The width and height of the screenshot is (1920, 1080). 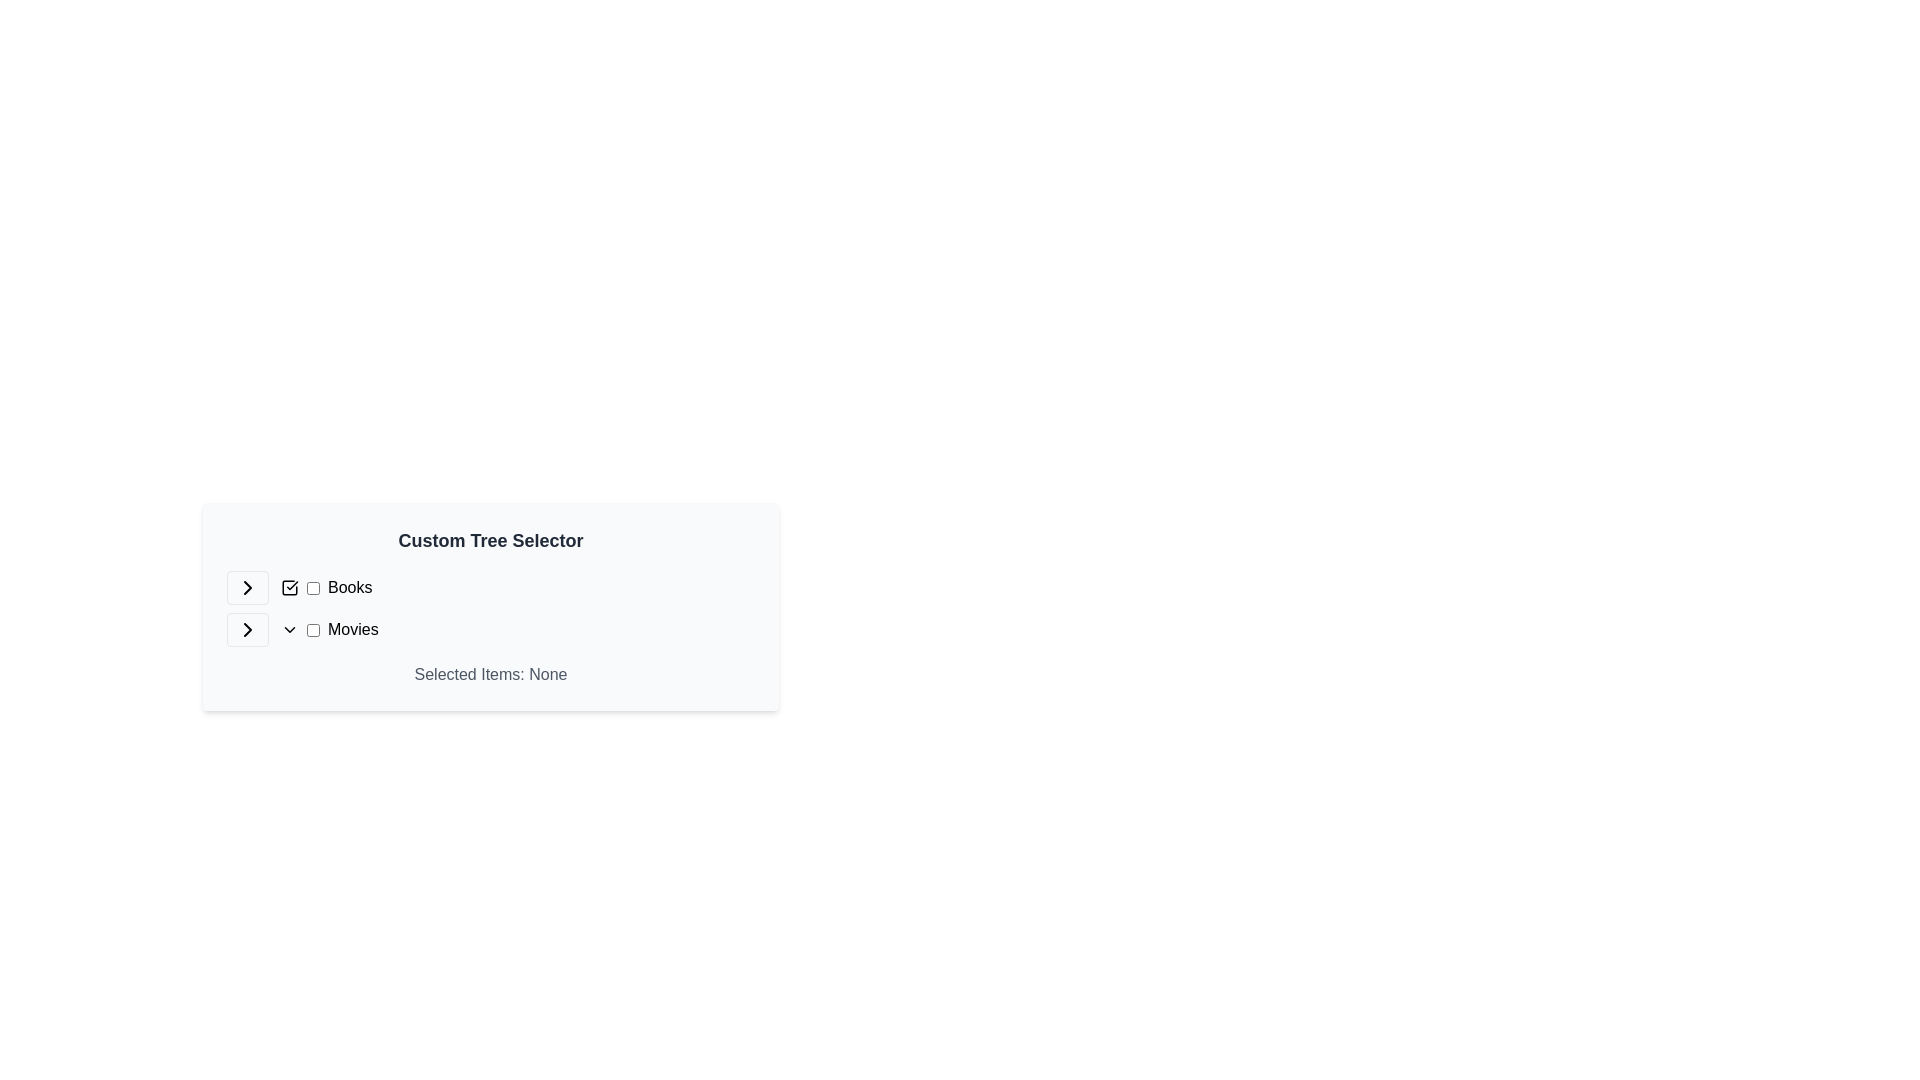 I want to click on the text label displaying 'Movies', which is part of a horizontal layout and positioned directly below the 'Books' label, so click(x=353, y=628).